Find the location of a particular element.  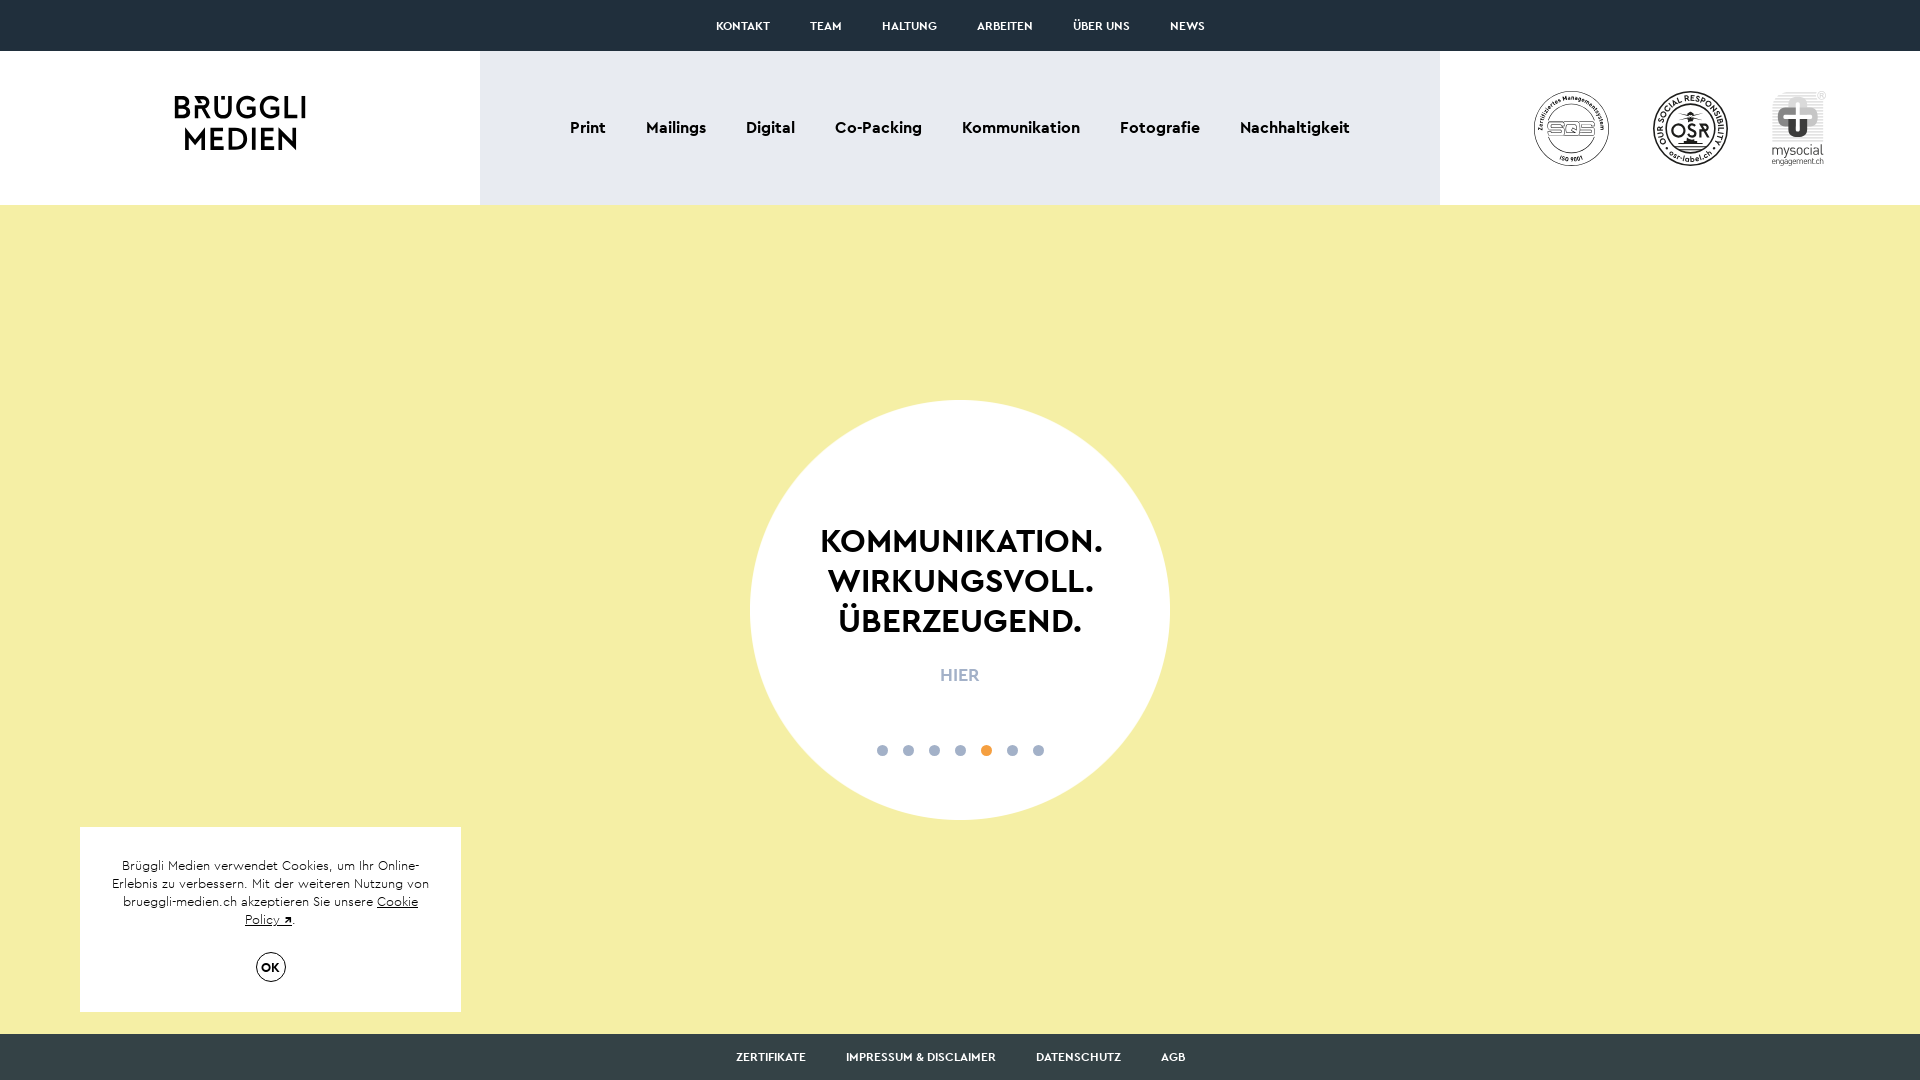

'Nachhaltigkeit' is located at coordinates (1295, 127).